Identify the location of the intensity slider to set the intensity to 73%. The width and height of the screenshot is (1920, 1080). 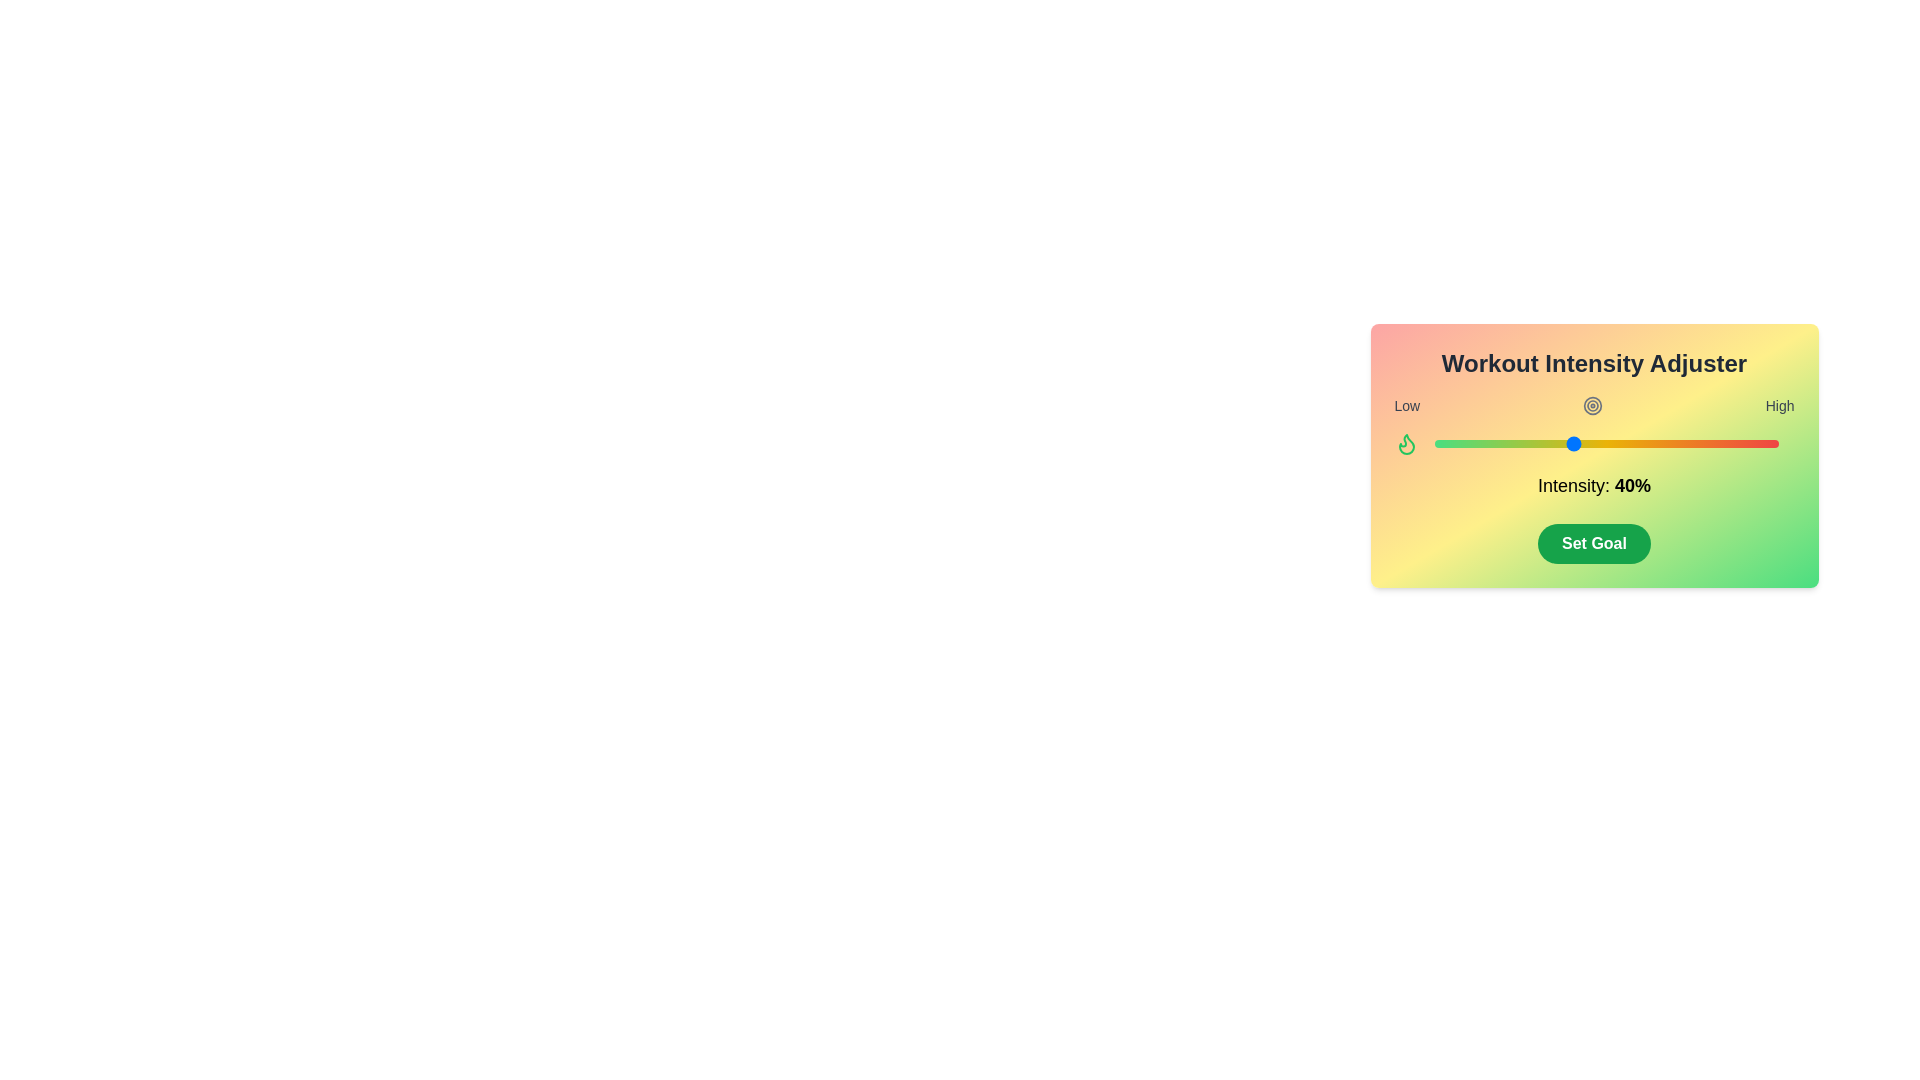
(1684, 442).